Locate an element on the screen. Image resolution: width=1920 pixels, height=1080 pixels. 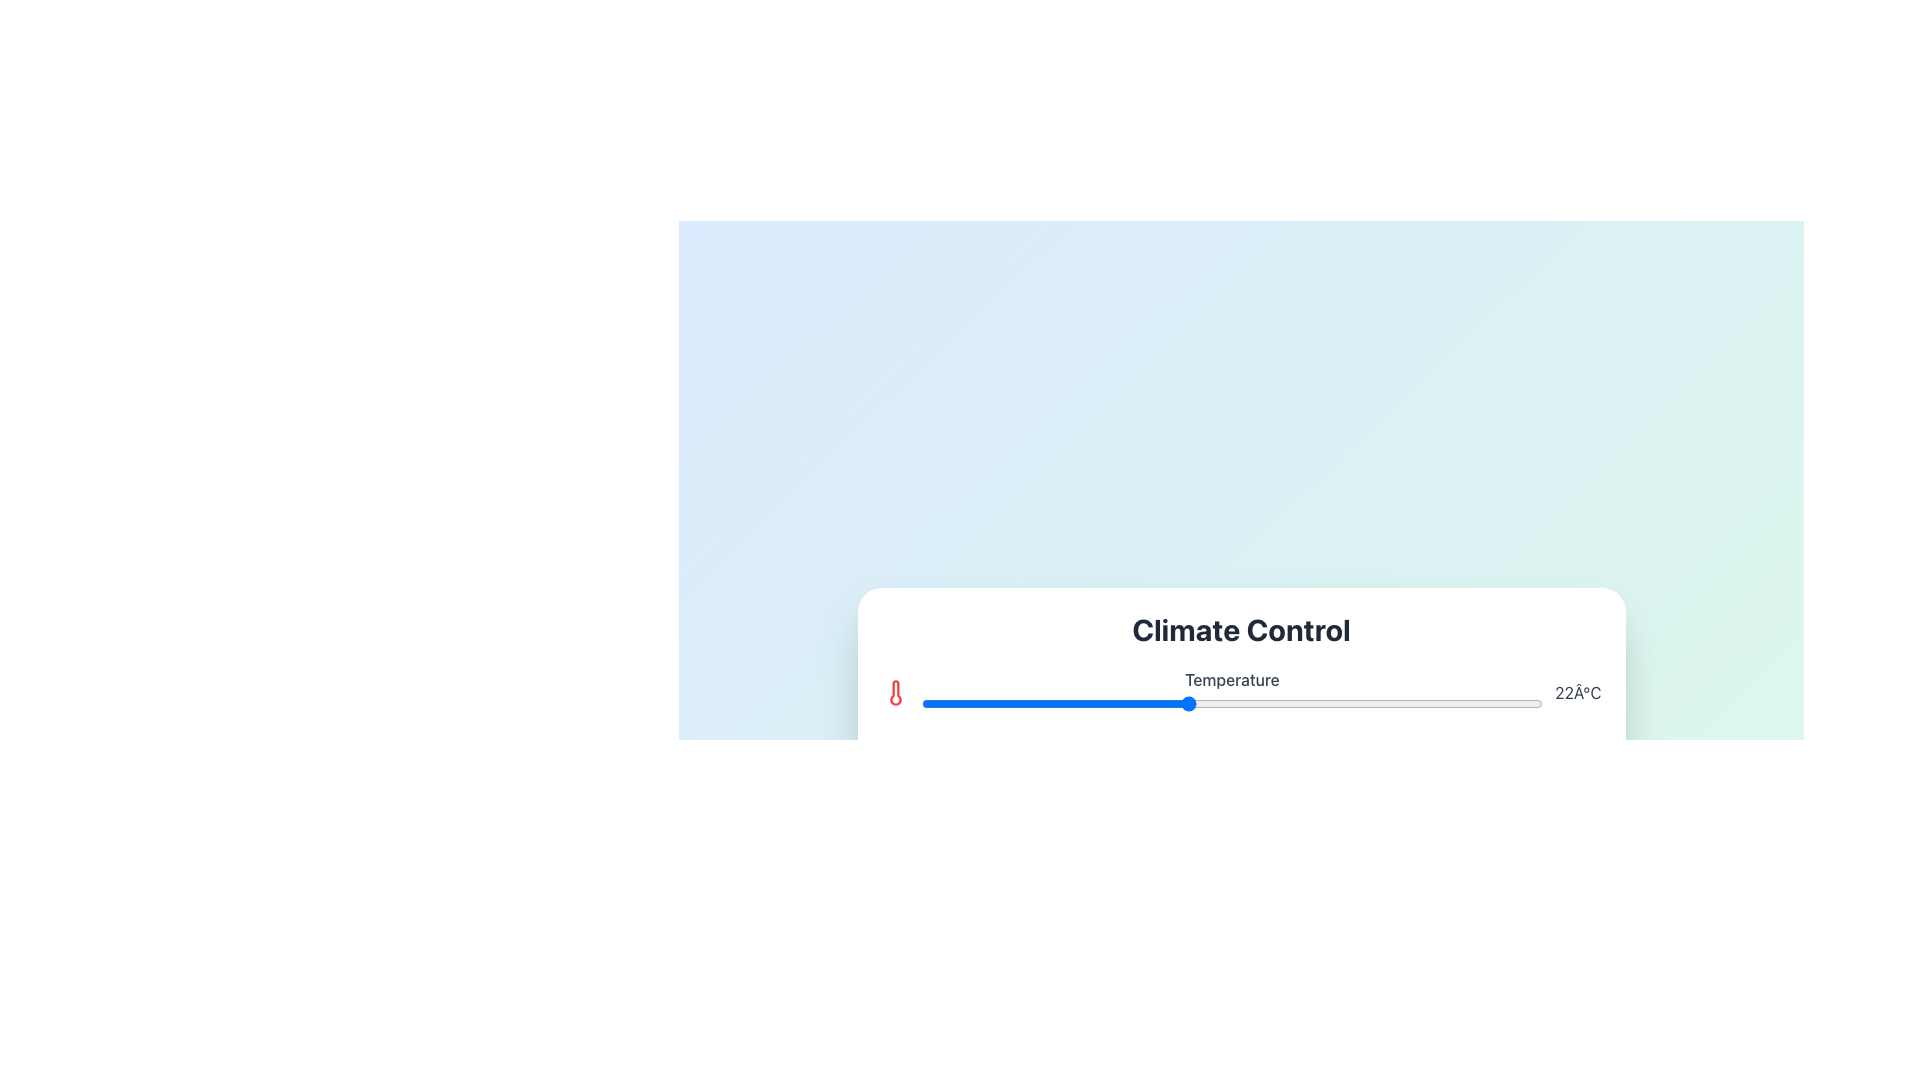
temperature is located at coordinates (965, 703).